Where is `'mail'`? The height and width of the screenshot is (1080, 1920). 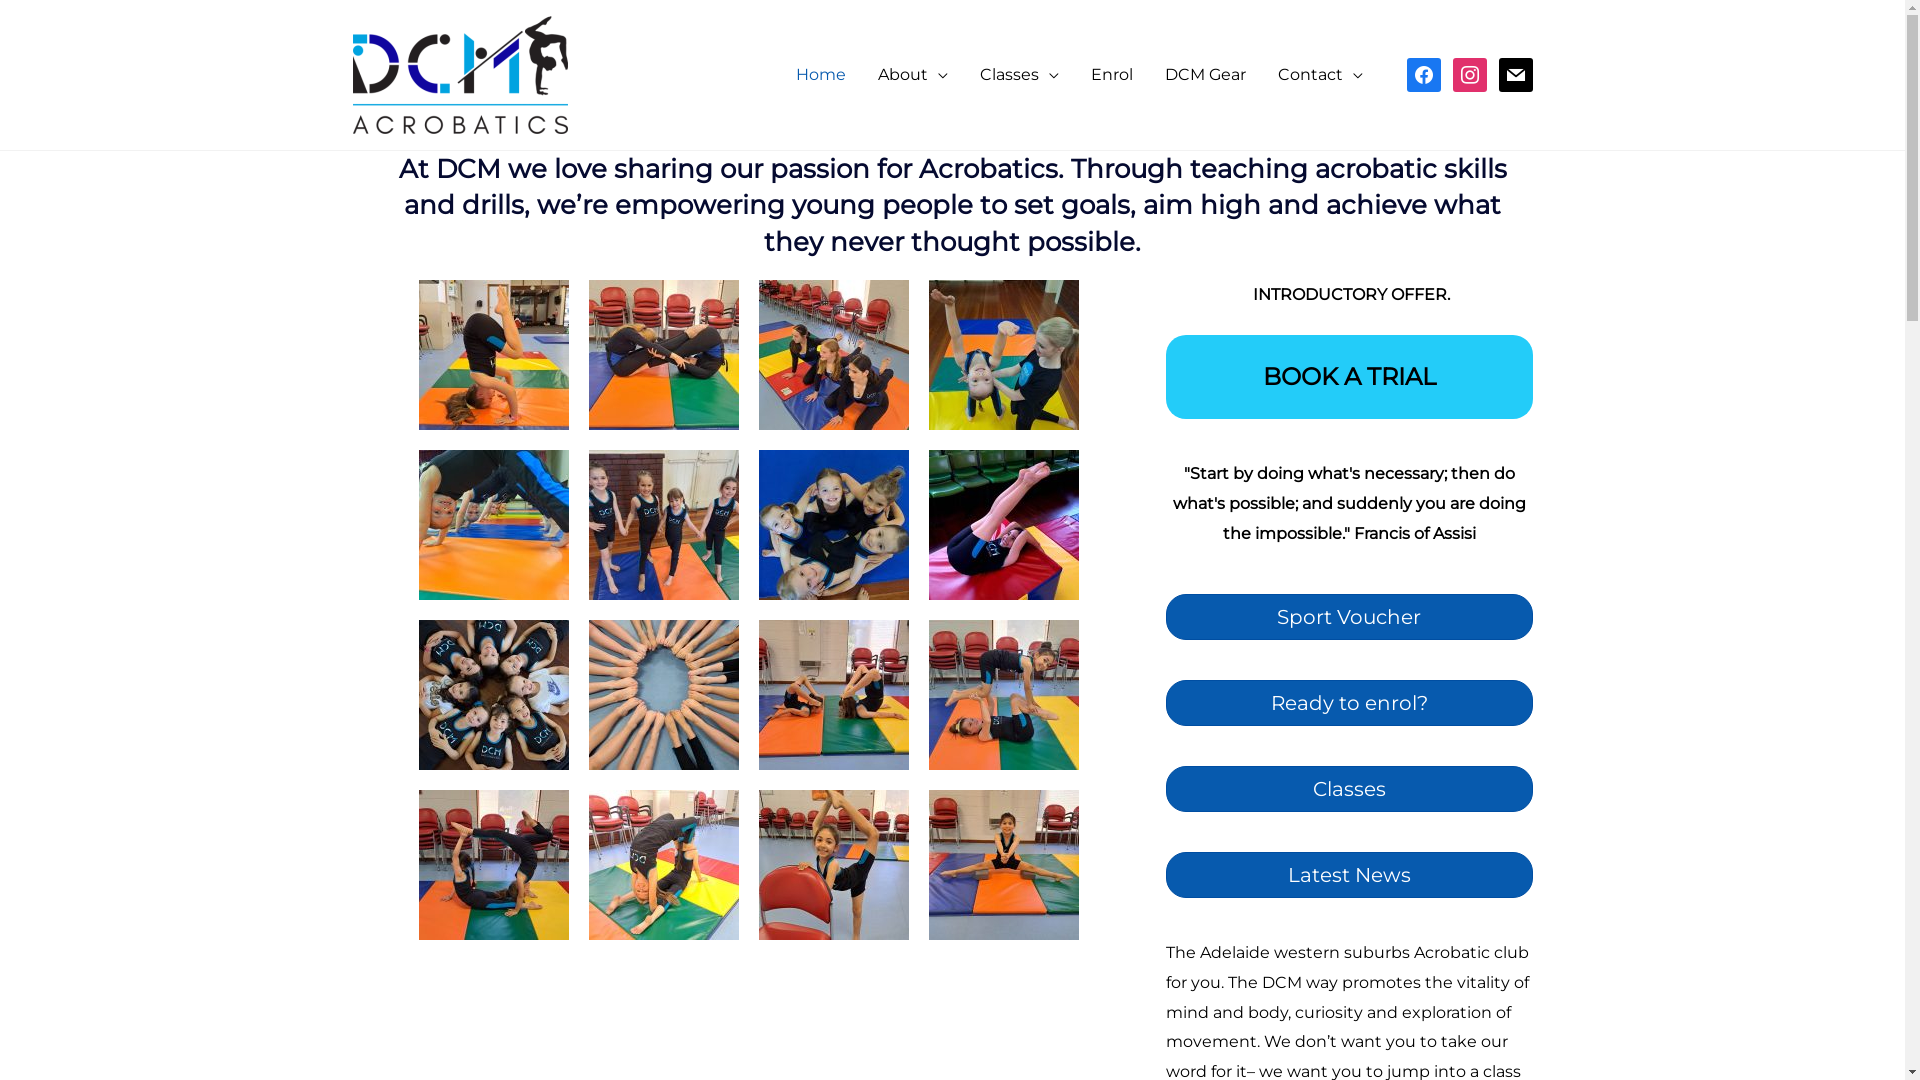
'mail' is located at coordinates (1497, 72).